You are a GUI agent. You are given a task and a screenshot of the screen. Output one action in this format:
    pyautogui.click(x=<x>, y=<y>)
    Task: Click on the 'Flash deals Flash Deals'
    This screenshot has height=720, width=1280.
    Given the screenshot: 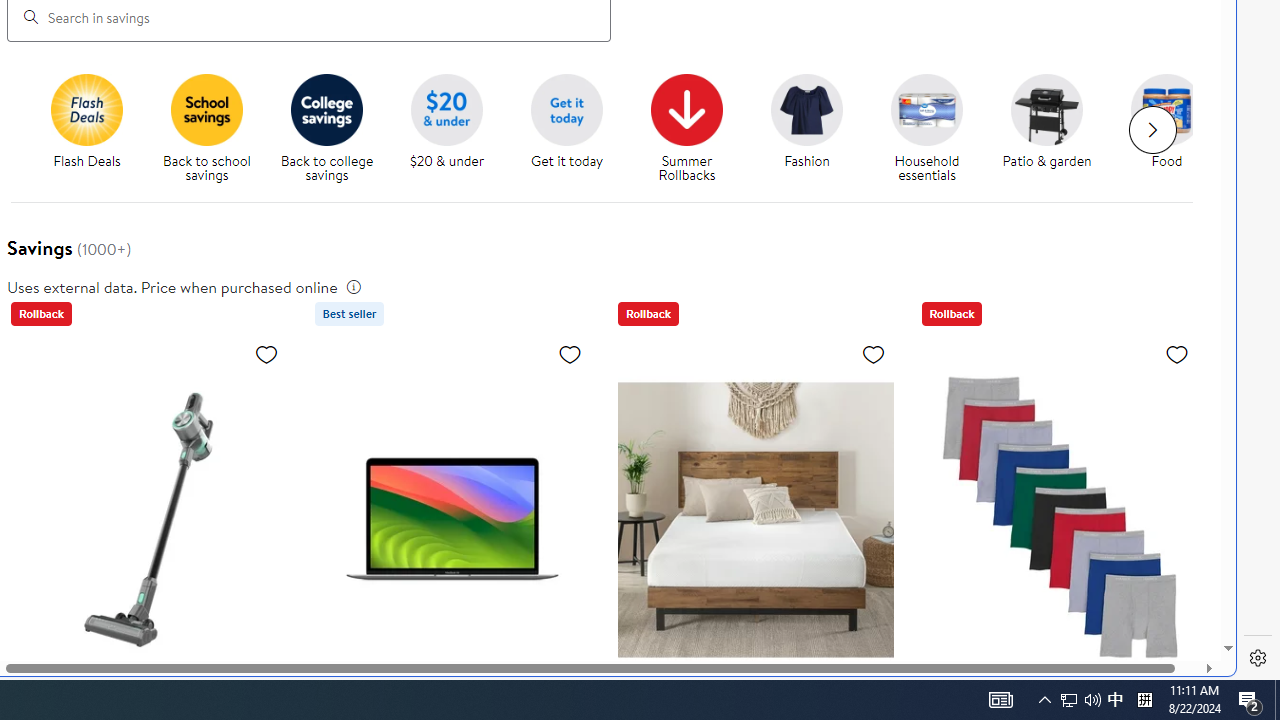 What is the action you would take?
    pyautogui.click(x=86, y=122)
    